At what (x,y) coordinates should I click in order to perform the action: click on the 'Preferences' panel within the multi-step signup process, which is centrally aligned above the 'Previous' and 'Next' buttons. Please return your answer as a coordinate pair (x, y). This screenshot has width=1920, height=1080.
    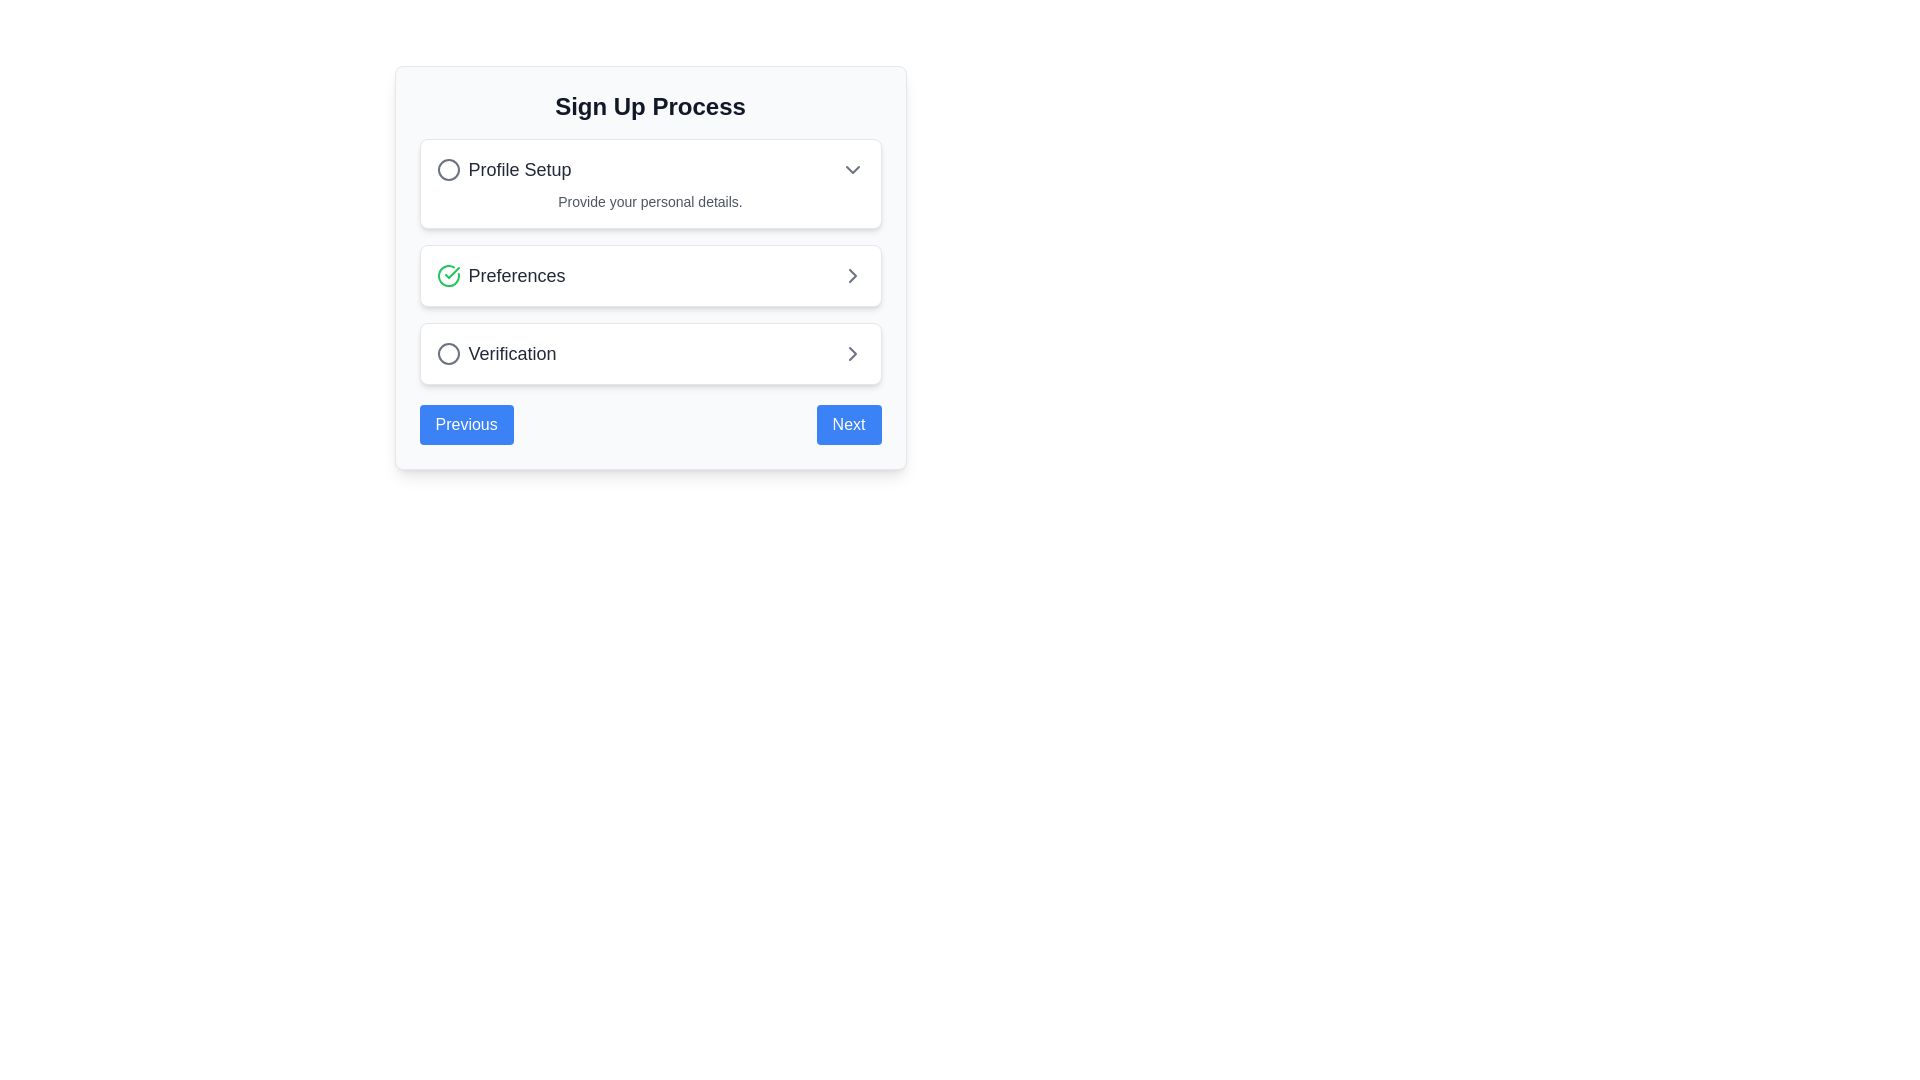
    Looking at the image, I should click on (650, 266).